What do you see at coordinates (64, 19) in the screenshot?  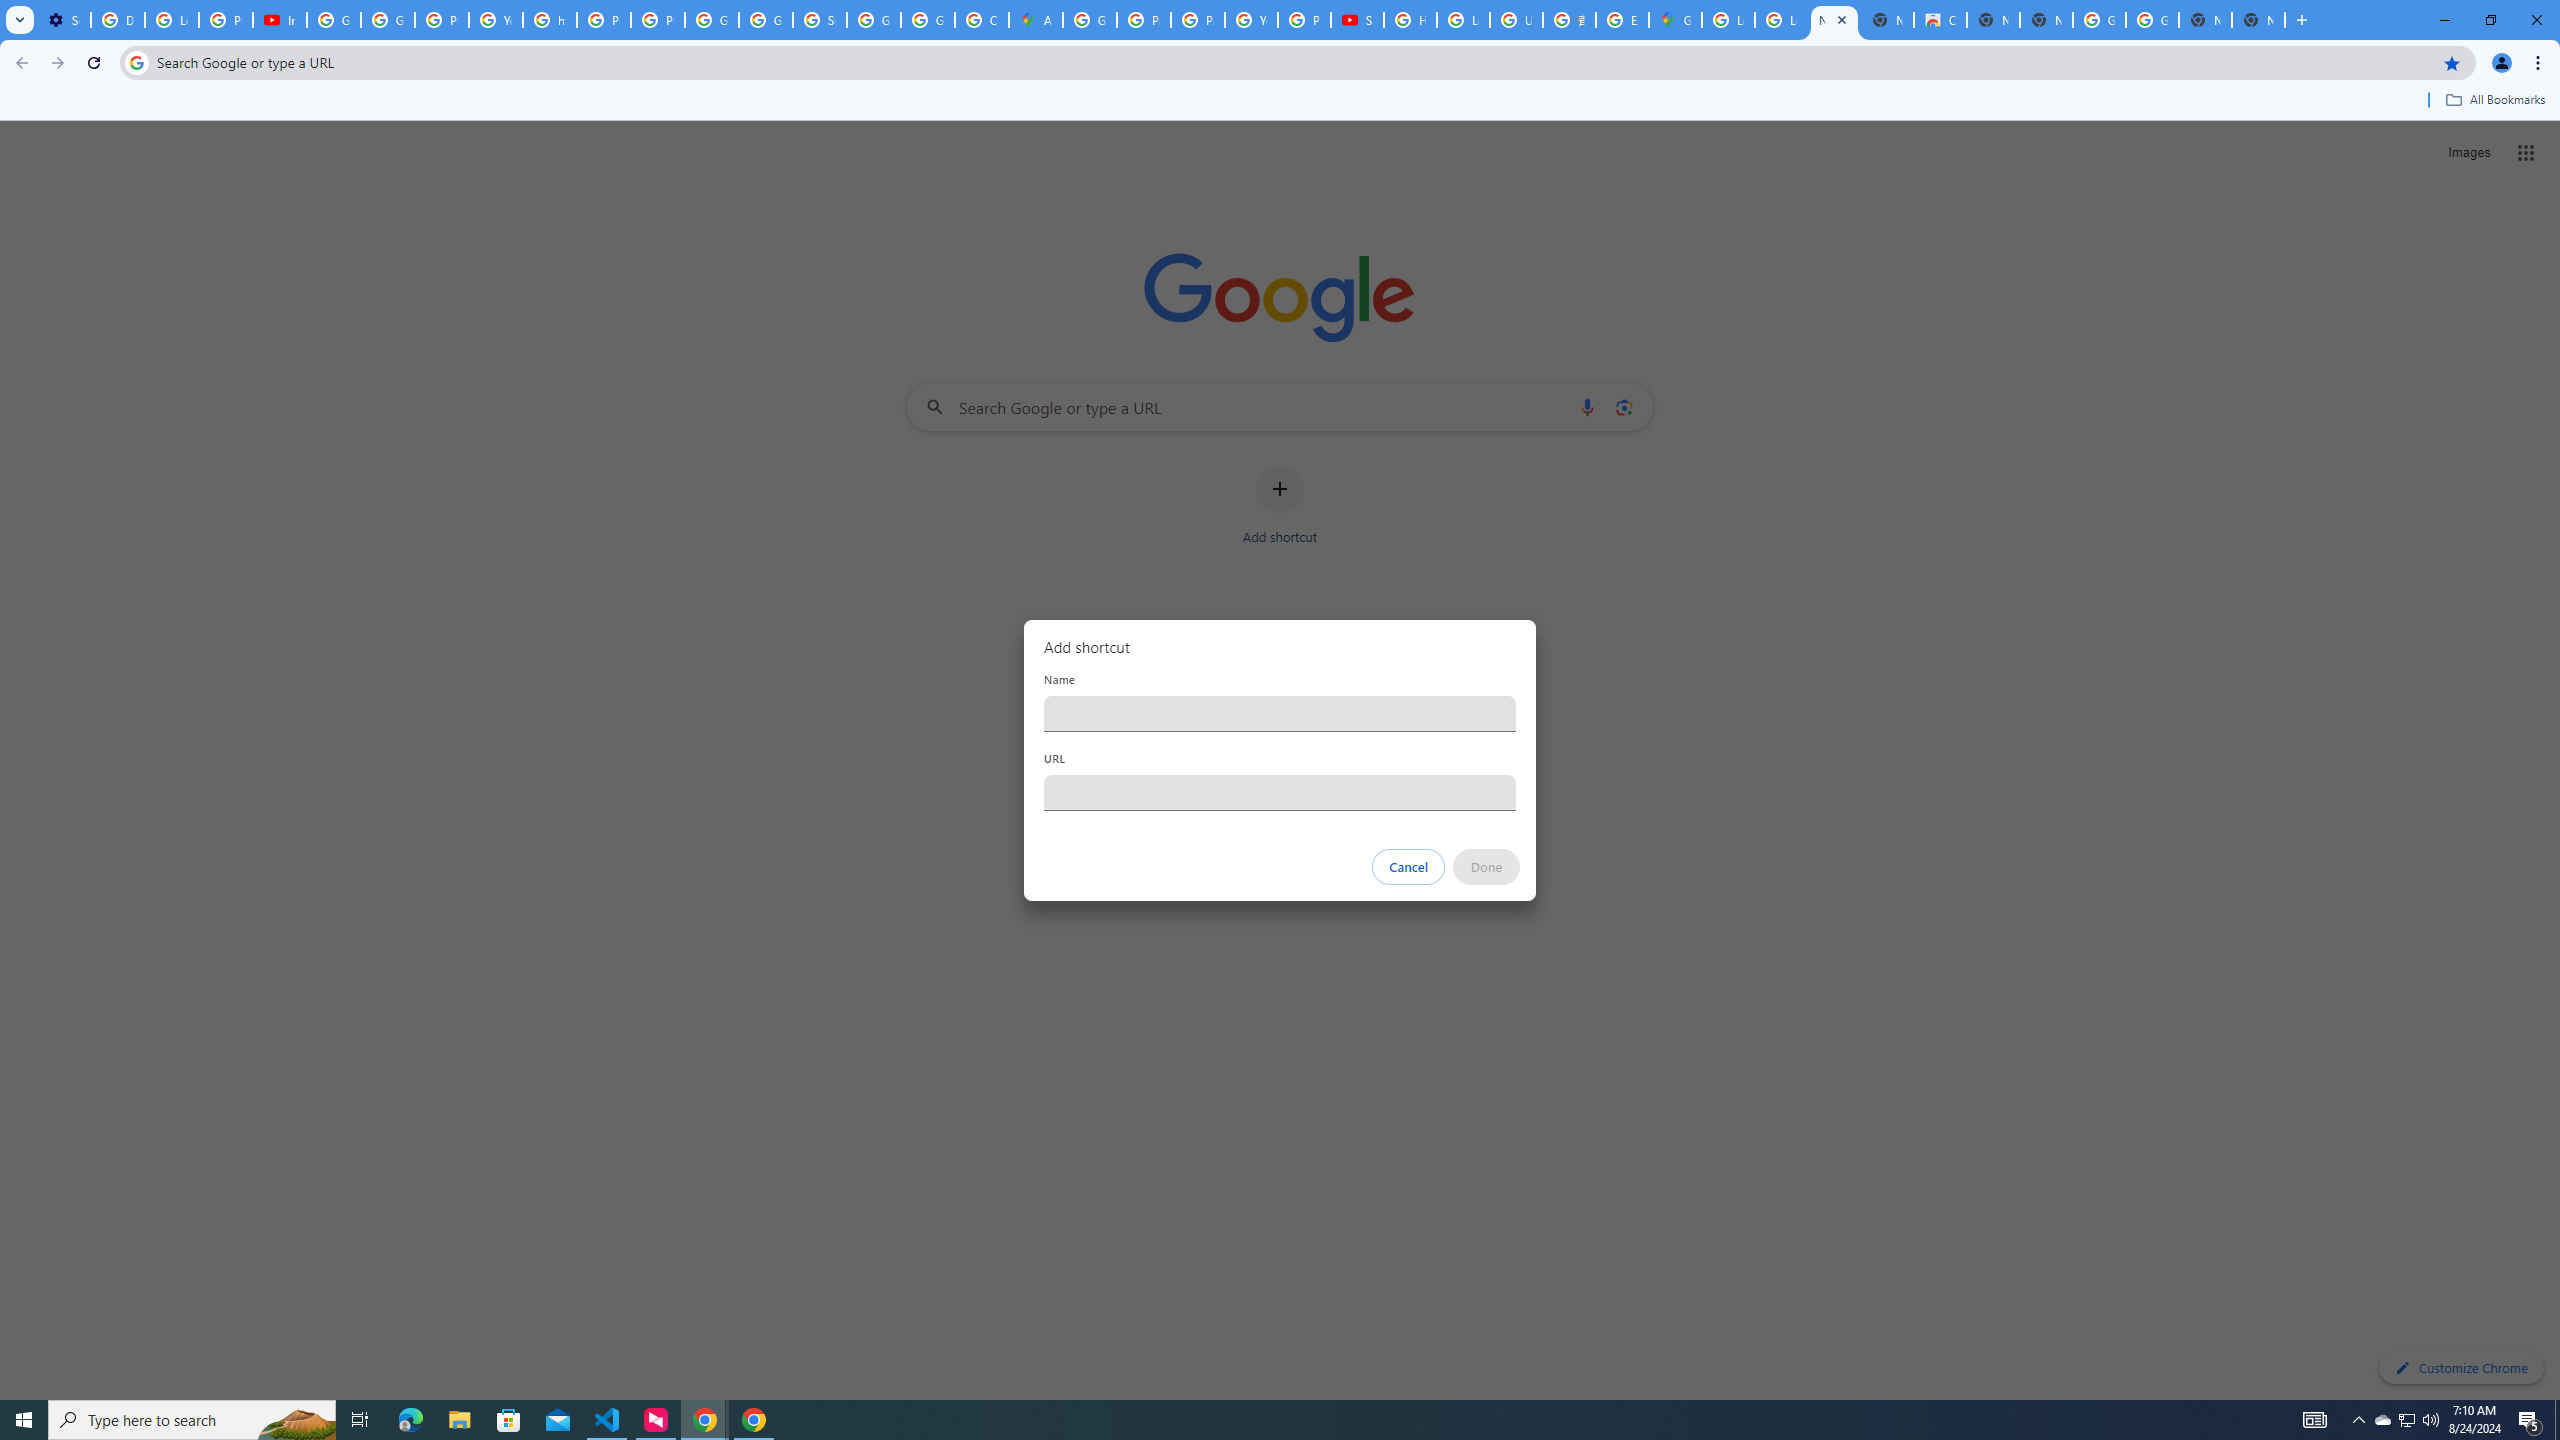 I see `'Settings - Performance'` at bounding box center [64, 19].